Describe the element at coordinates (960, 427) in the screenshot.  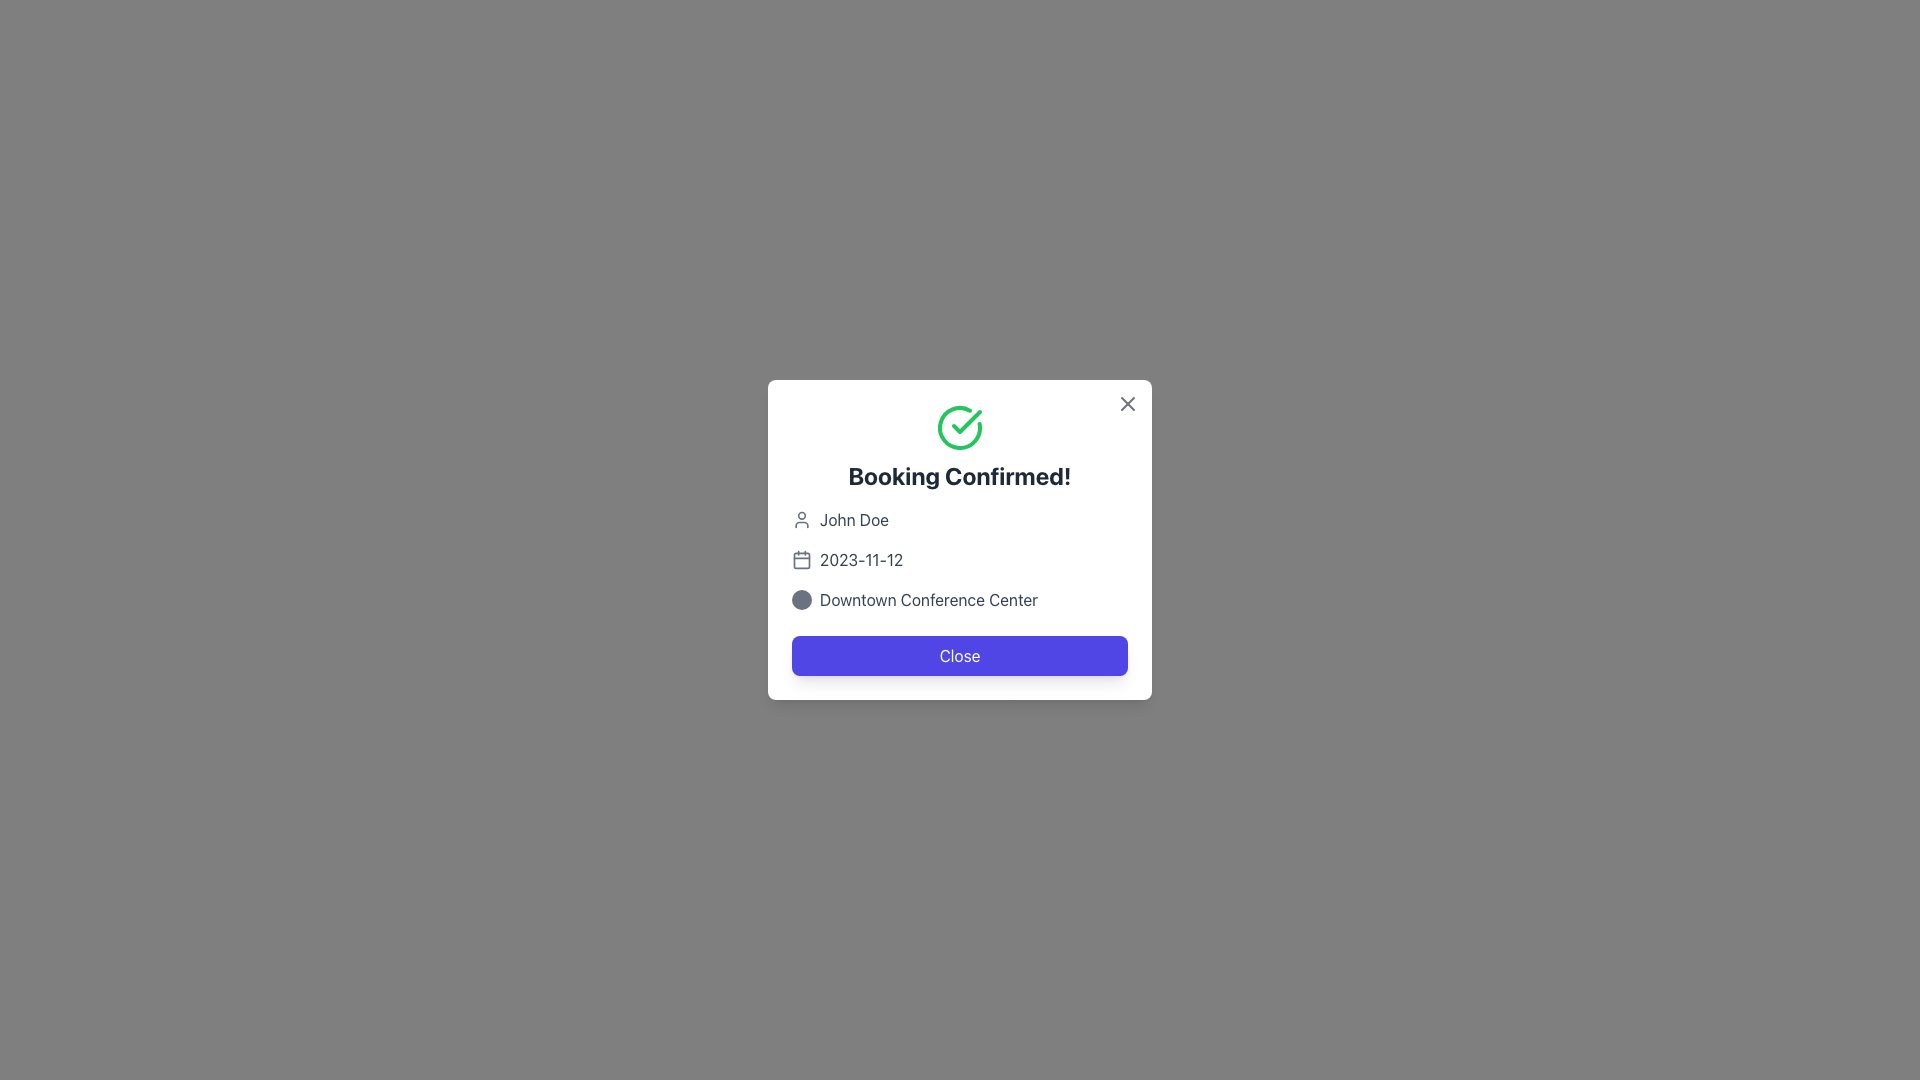
I see `success confirmation icon located centrally in the confirmation dialog box, above the text 'Booking Confirmed!'` at that location.